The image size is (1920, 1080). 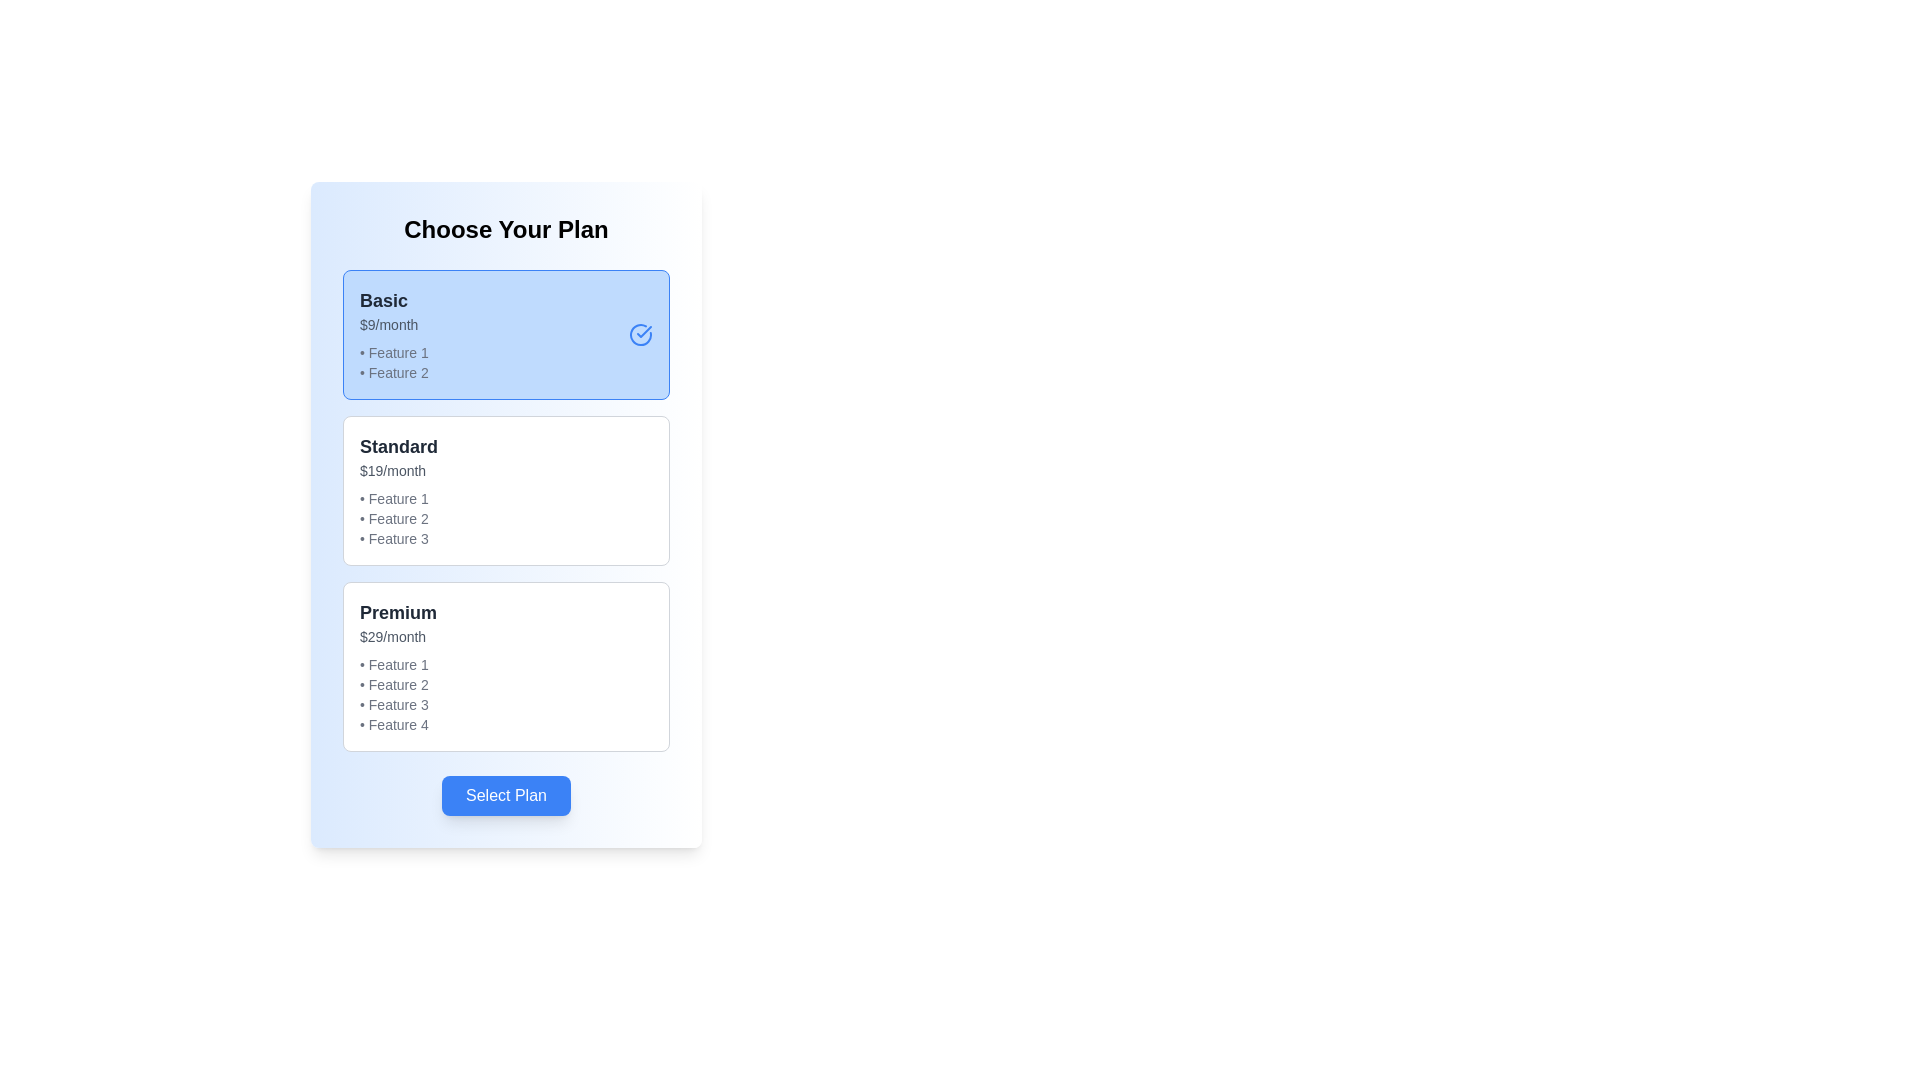 I want to click on the text label that conveys information about the third feature included in the 'Premium' plan, located in the vertical list under the 'Premium' plan section, so click(x=398, y=704).